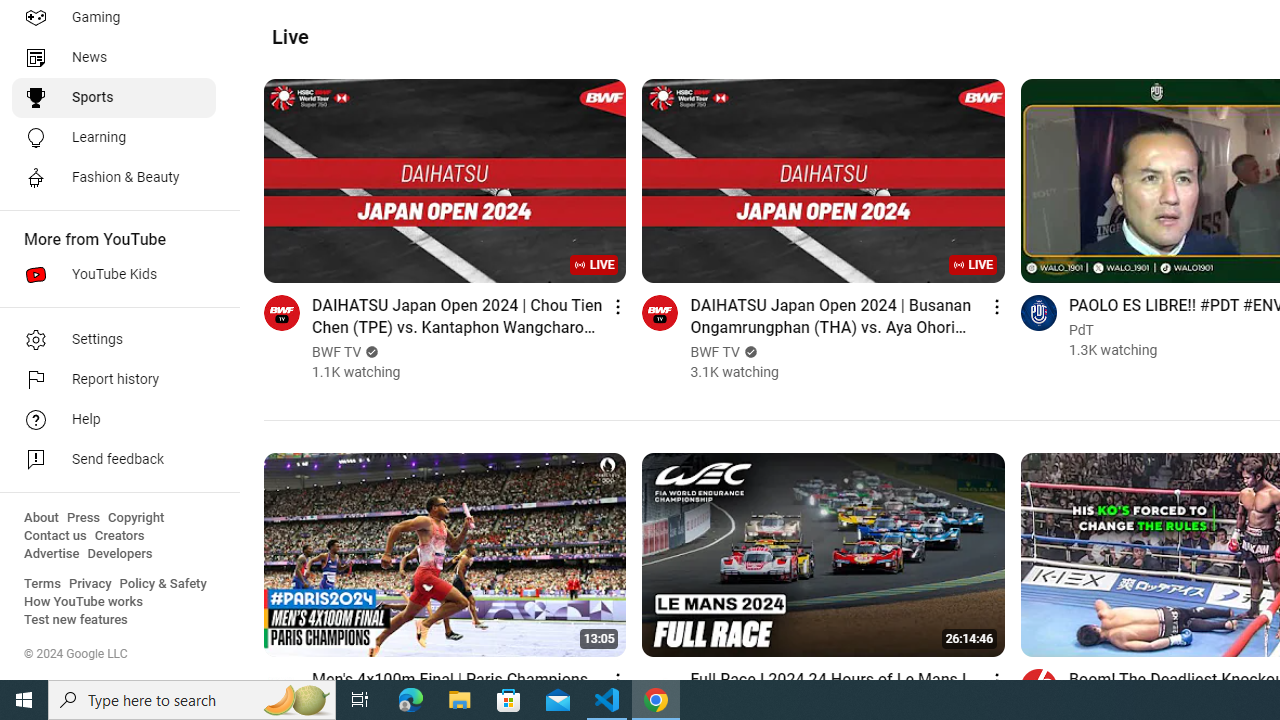  Describe the element at coordinates (89, 584) in the screenshot. I see `'Privacy'` at that location.